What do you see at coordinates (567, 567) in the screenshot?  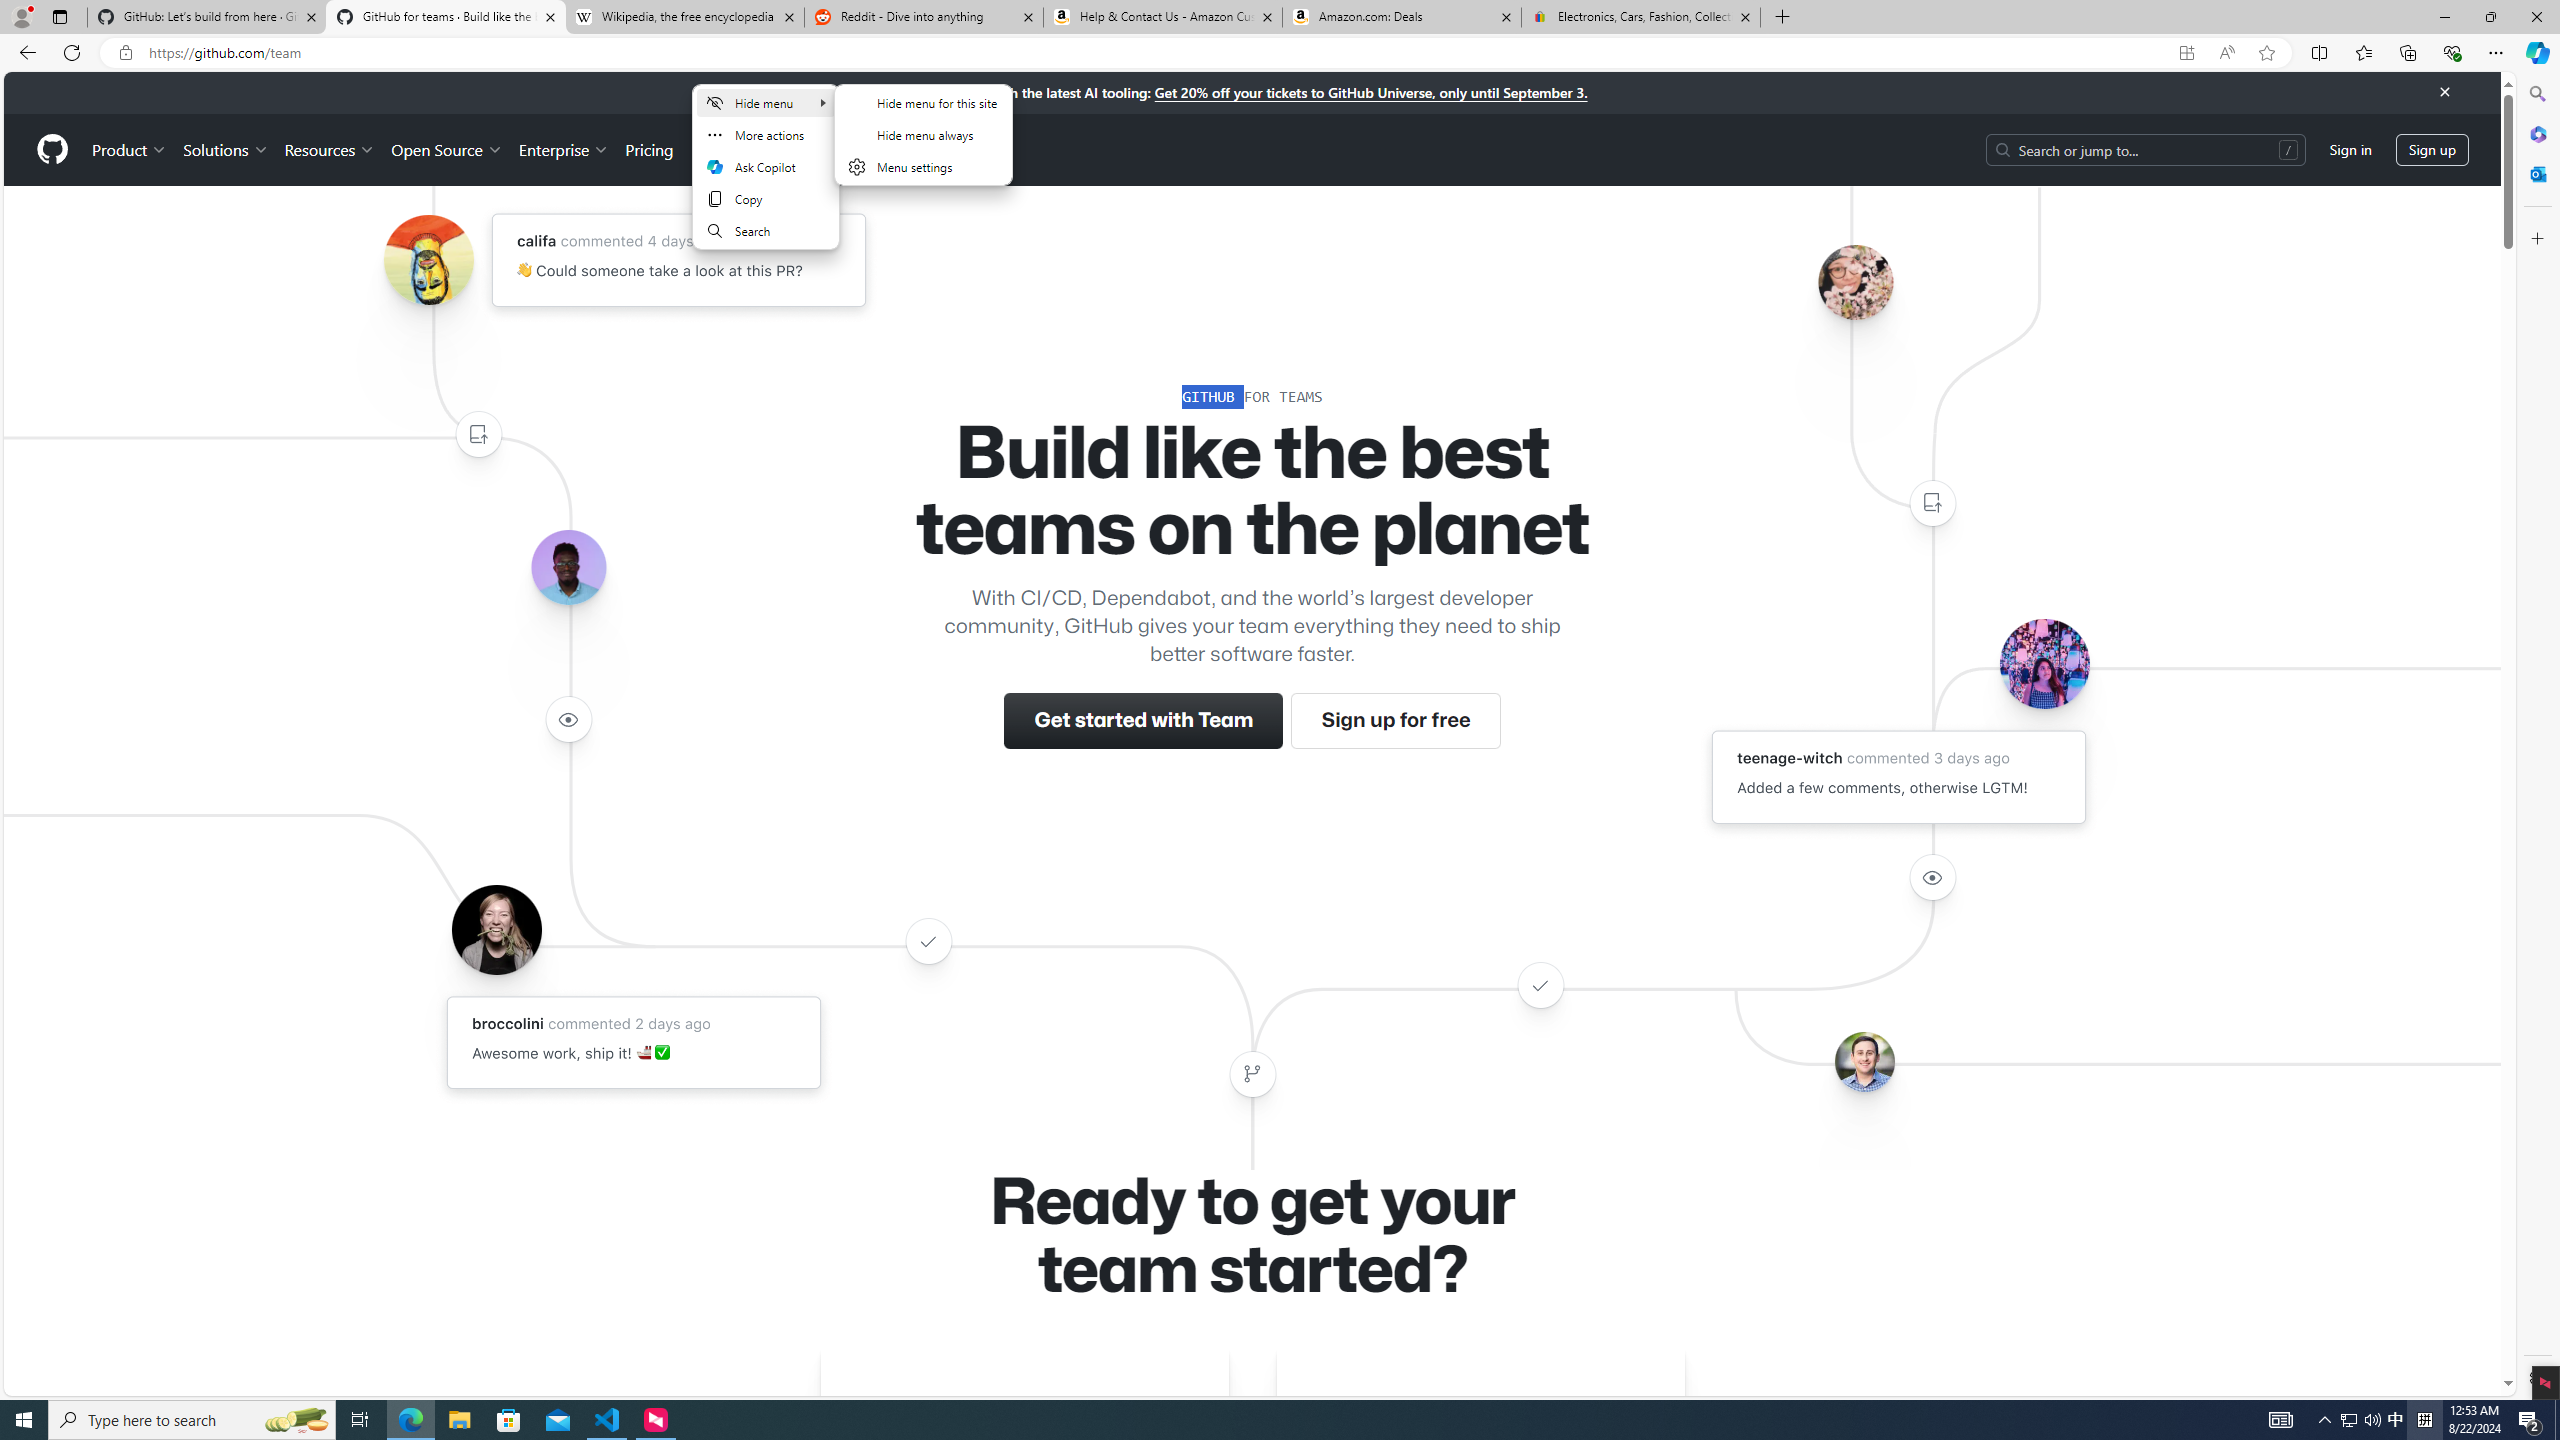 I see `'Avatar of the user lerebear'` at bounding box center [567, 567].